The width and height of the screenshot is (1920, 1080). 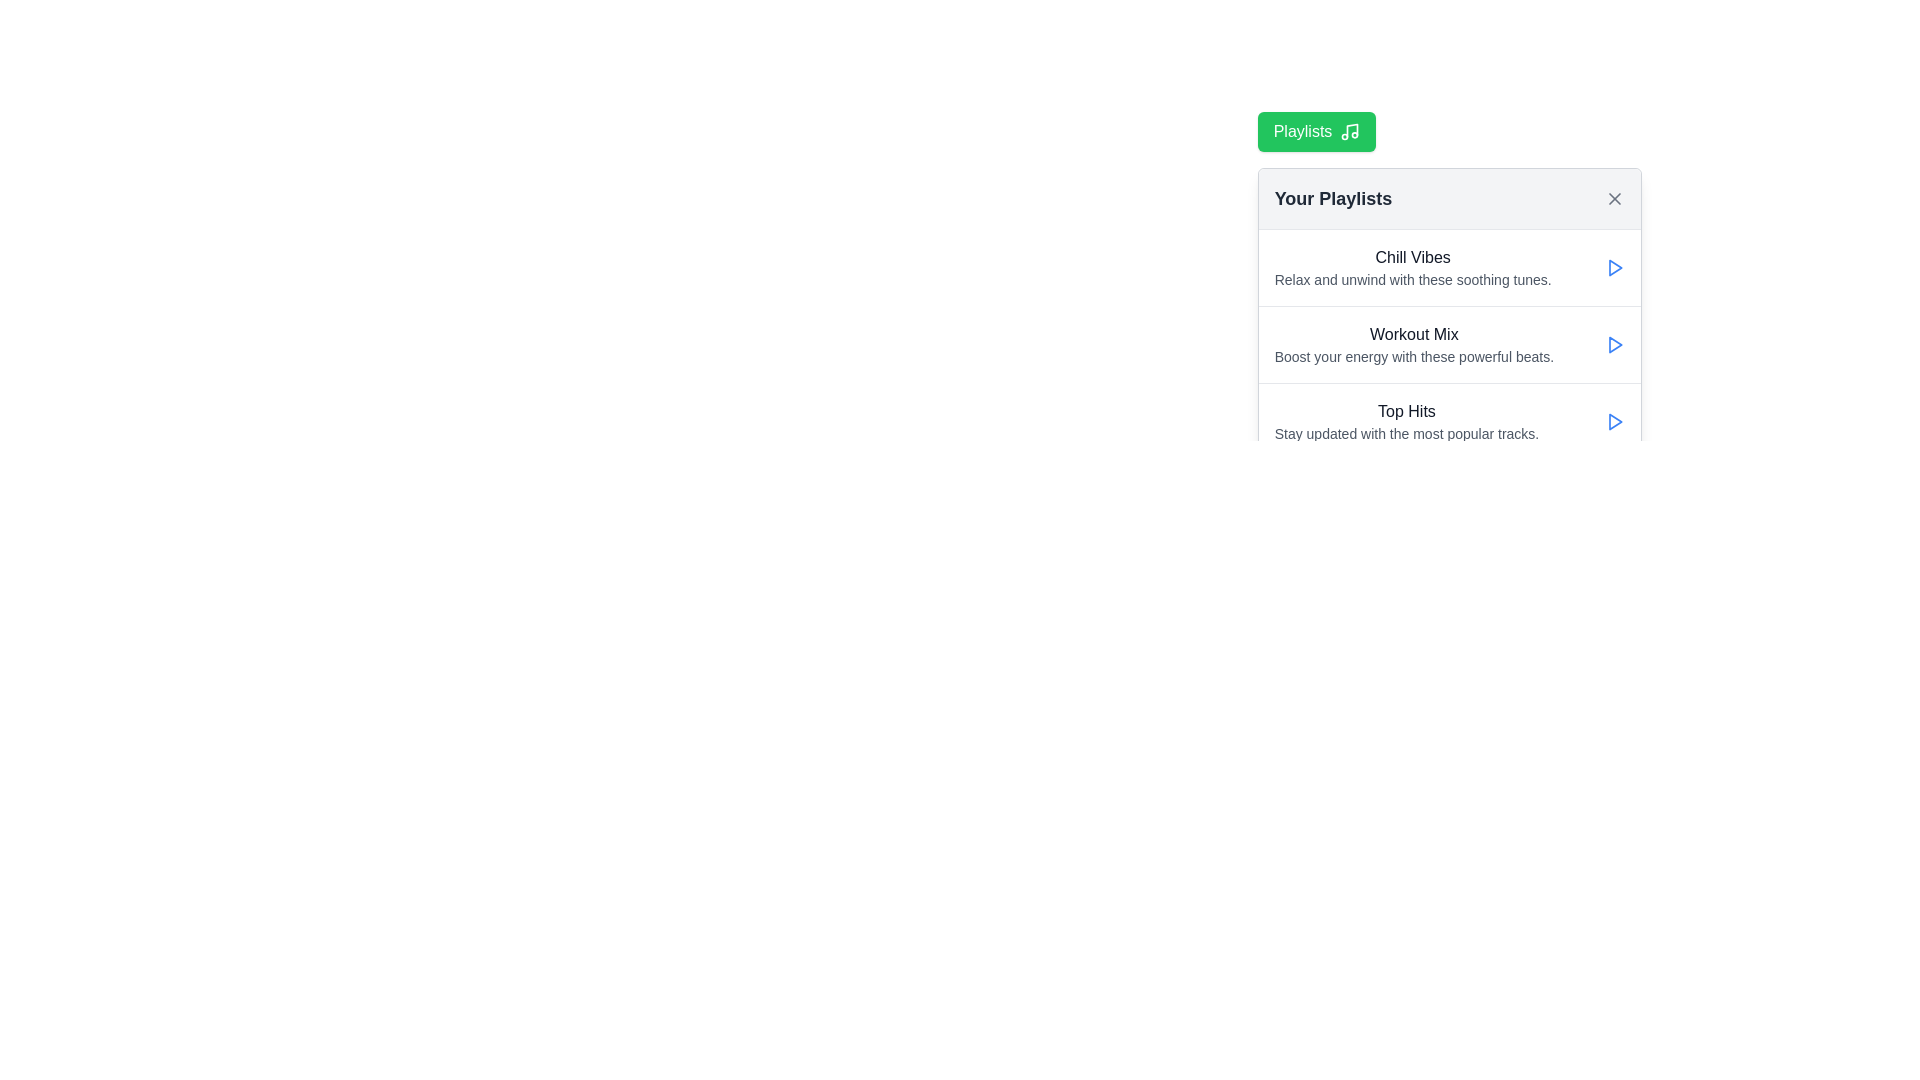 I want to click on the Text Label that describes the 'Workout Mix' playlist, located directly below the title in the second playlist item under 'Your Playlists', so click(x=1413, y=356).